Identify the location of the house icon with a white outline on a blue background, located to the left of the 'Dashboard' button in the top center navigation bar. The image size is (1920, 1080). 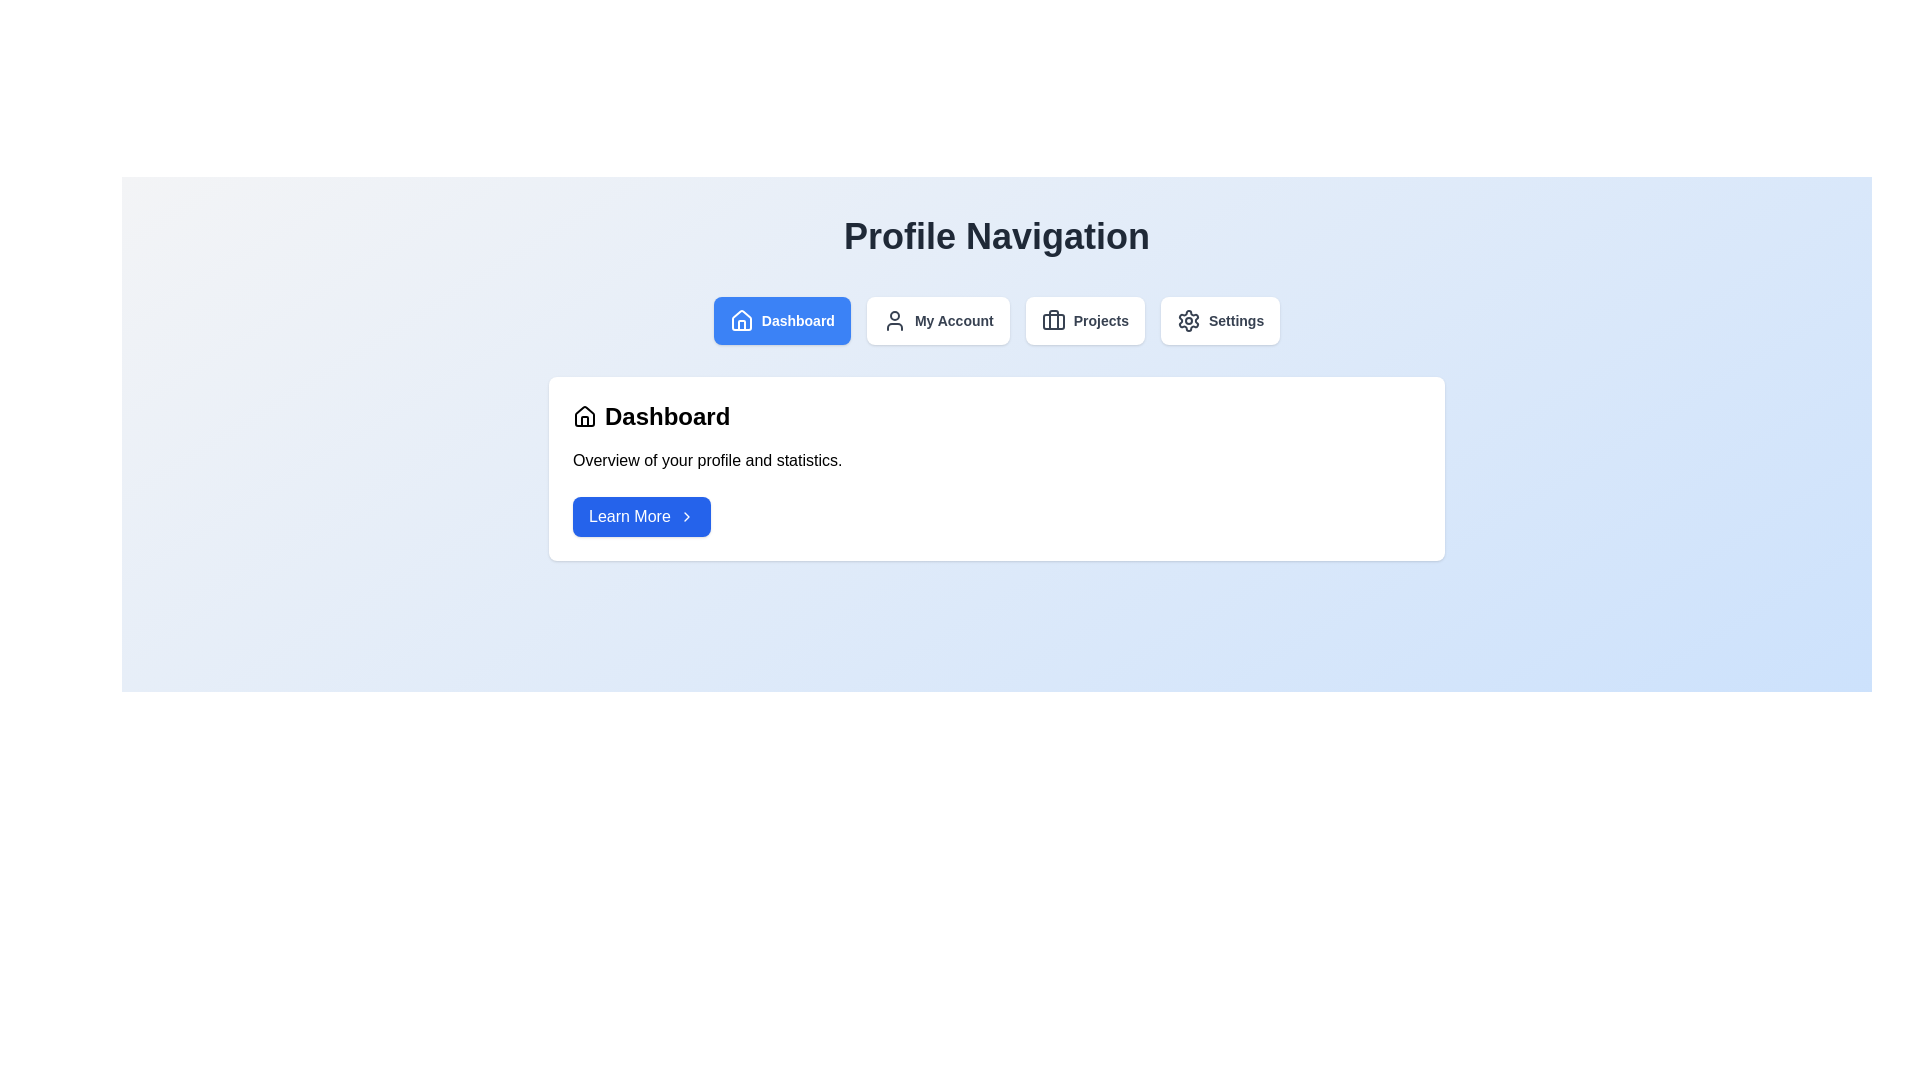
(740, 319).